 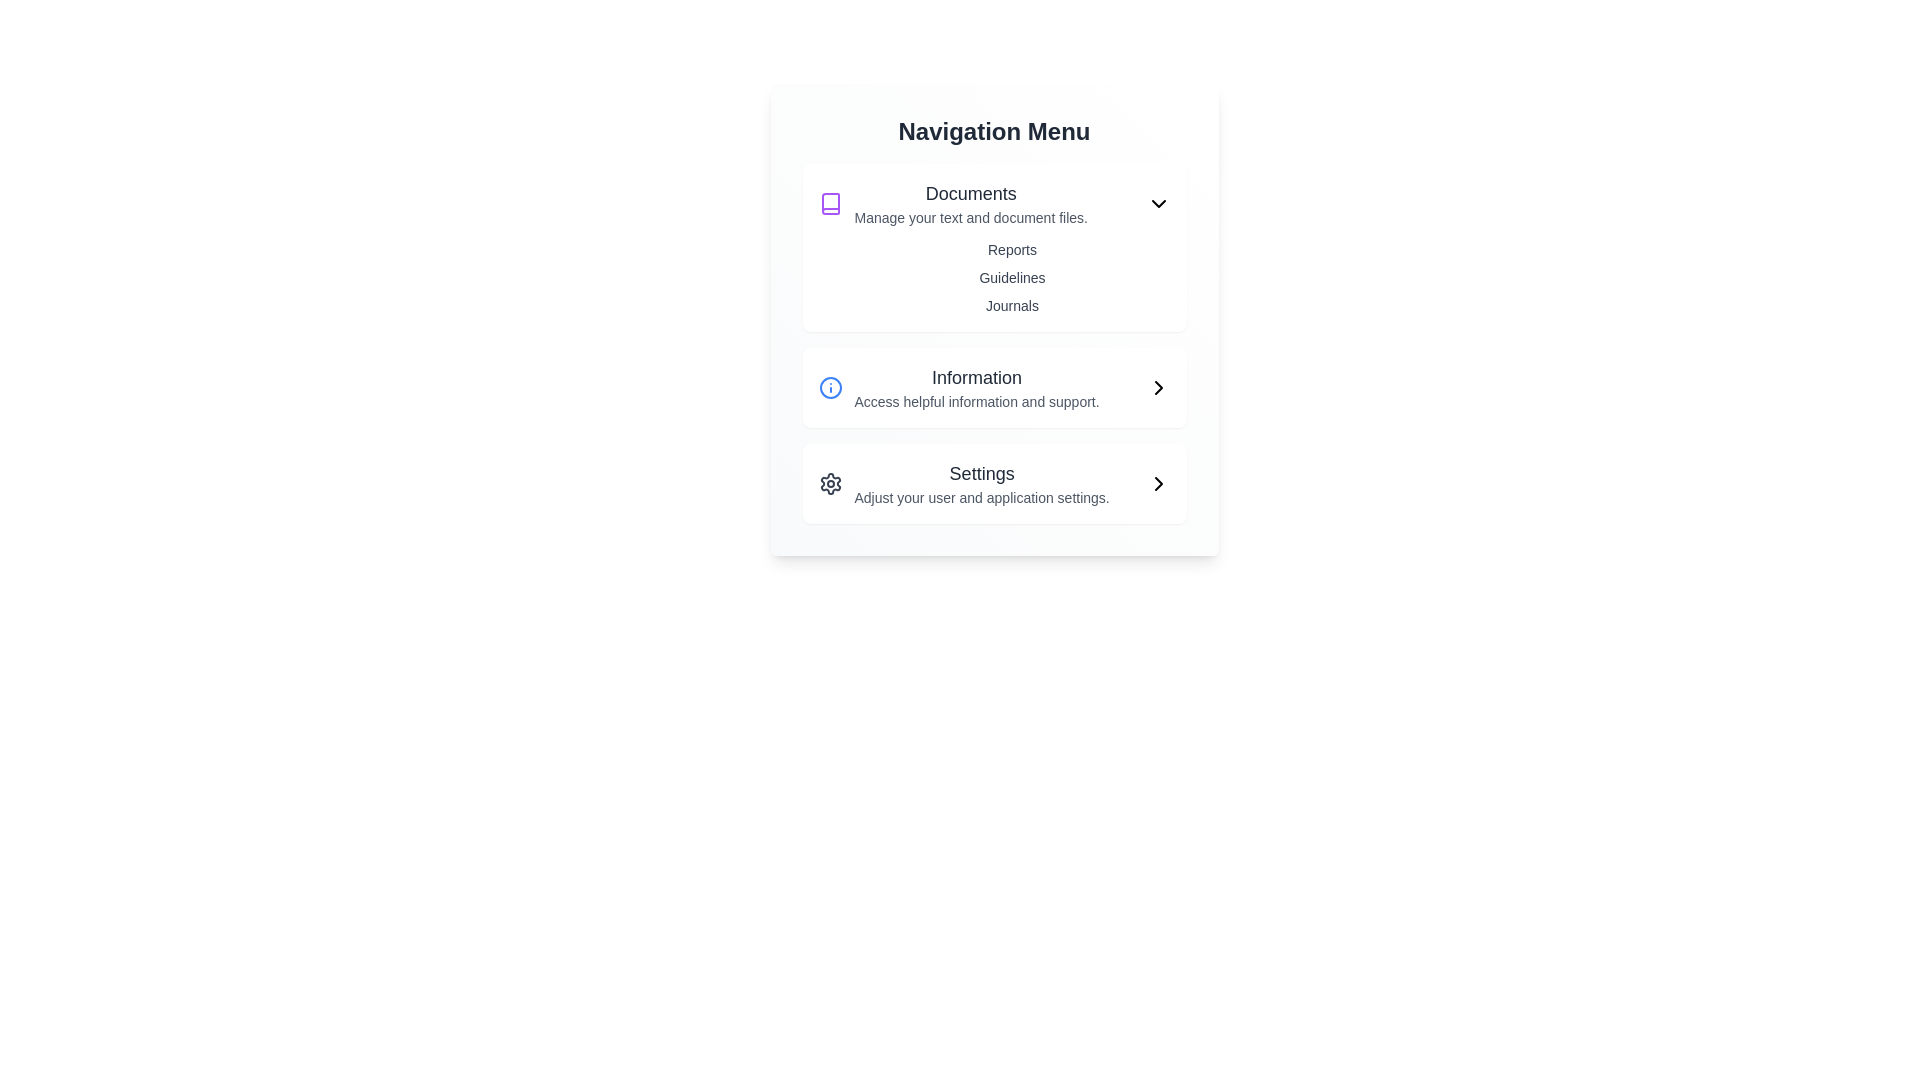 I want to click on the purple book icon located to the left of the 'Documents' title in the 'DocumentsManage your text and document files.' group, so click(x=830, y=204).